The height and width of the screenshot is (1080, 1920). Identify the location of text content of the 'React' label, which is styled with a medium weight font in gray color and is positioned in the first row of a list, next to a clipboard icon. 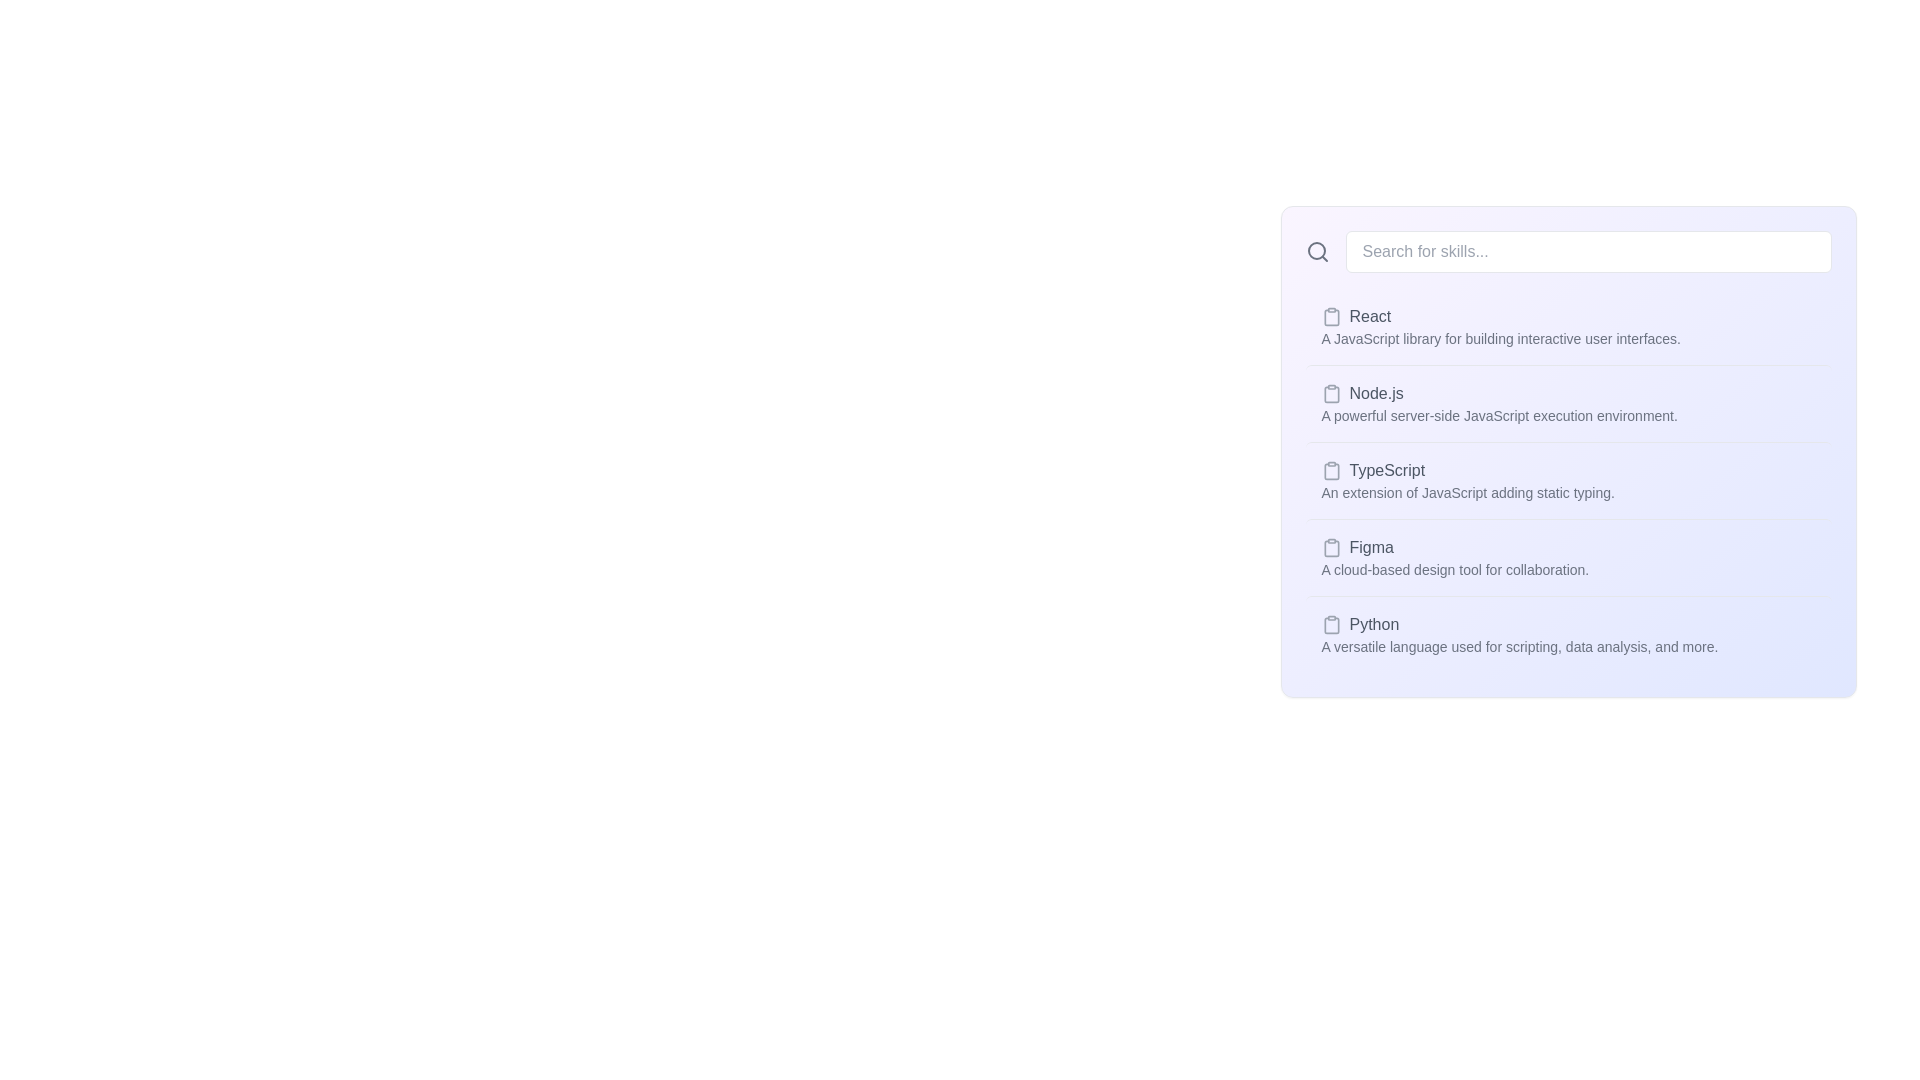
(1369, 315).